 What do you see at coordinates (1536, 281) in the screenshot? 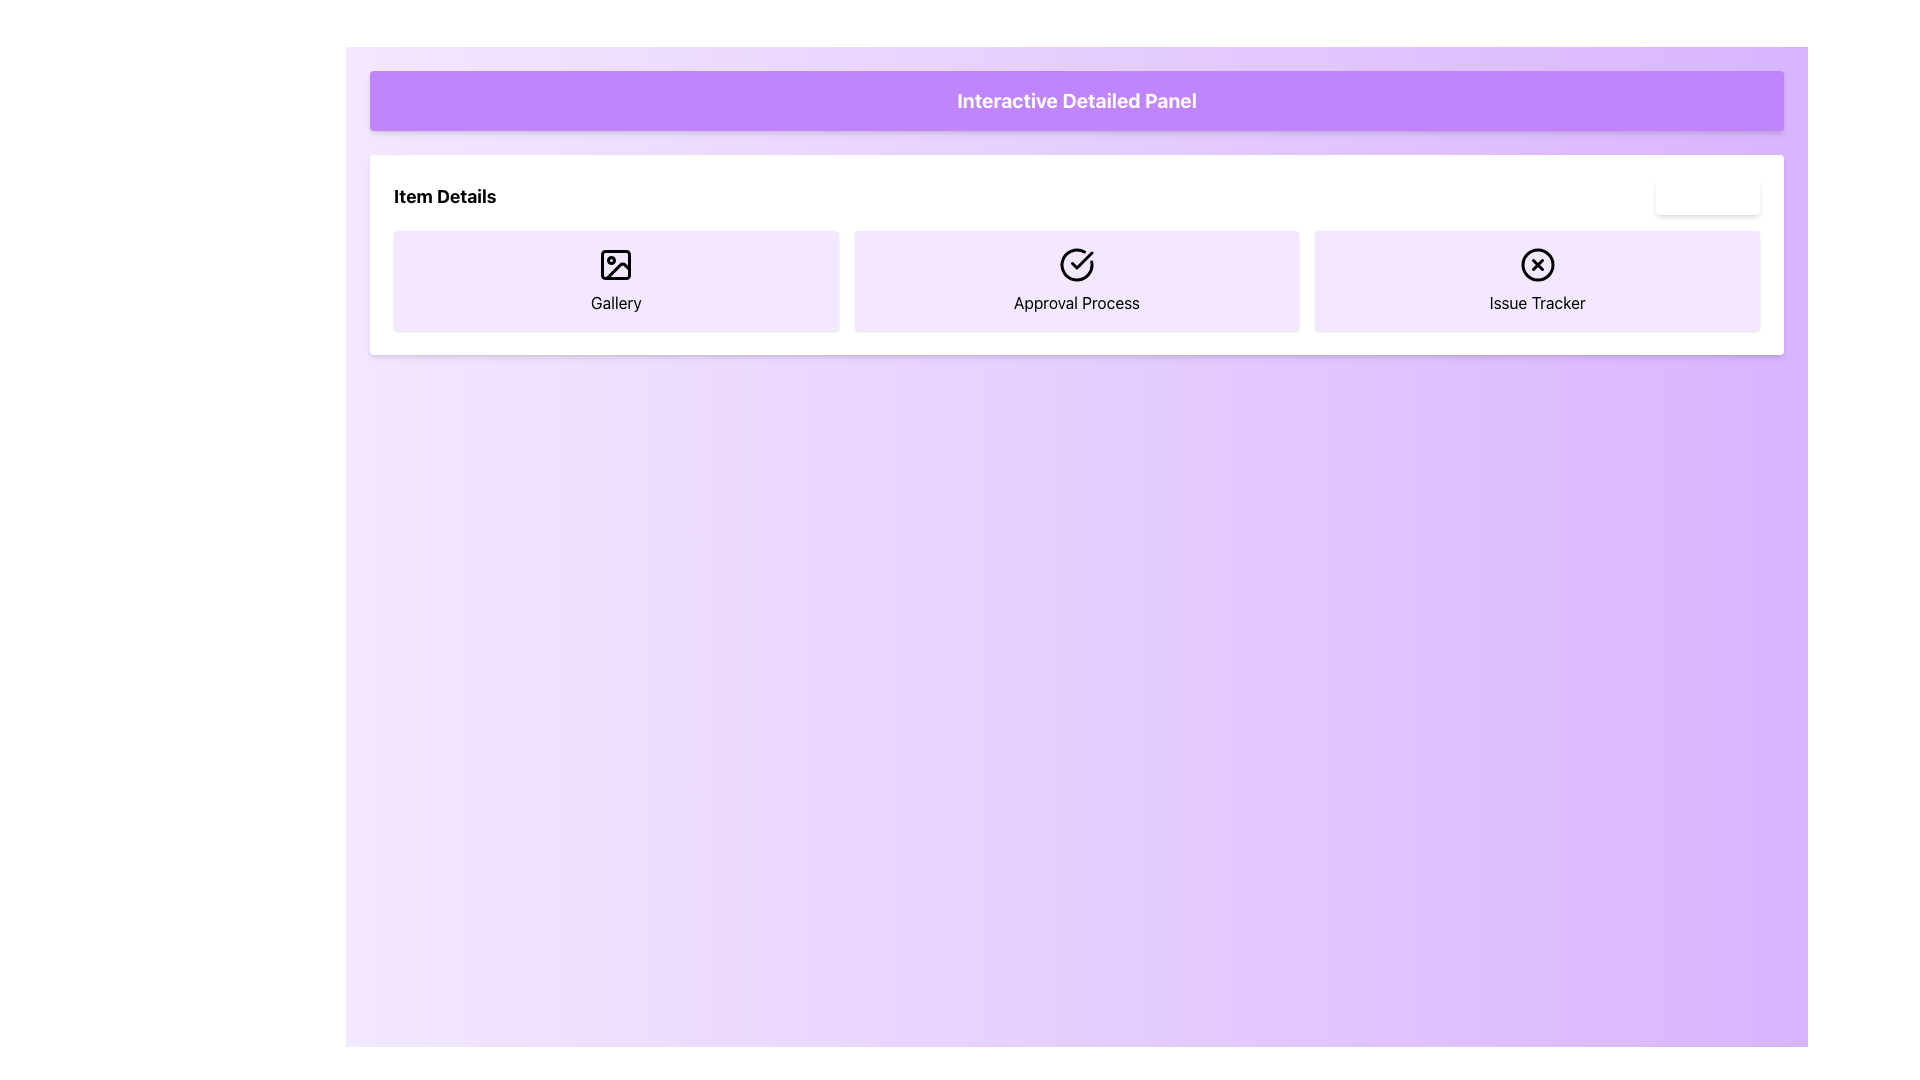
I see `the Button-like card labeled 'Issue Tracker' with a light purple background and circular icon featuring a cross, which is the rightmost card in a set of three` at bounding box center [1536, 281].